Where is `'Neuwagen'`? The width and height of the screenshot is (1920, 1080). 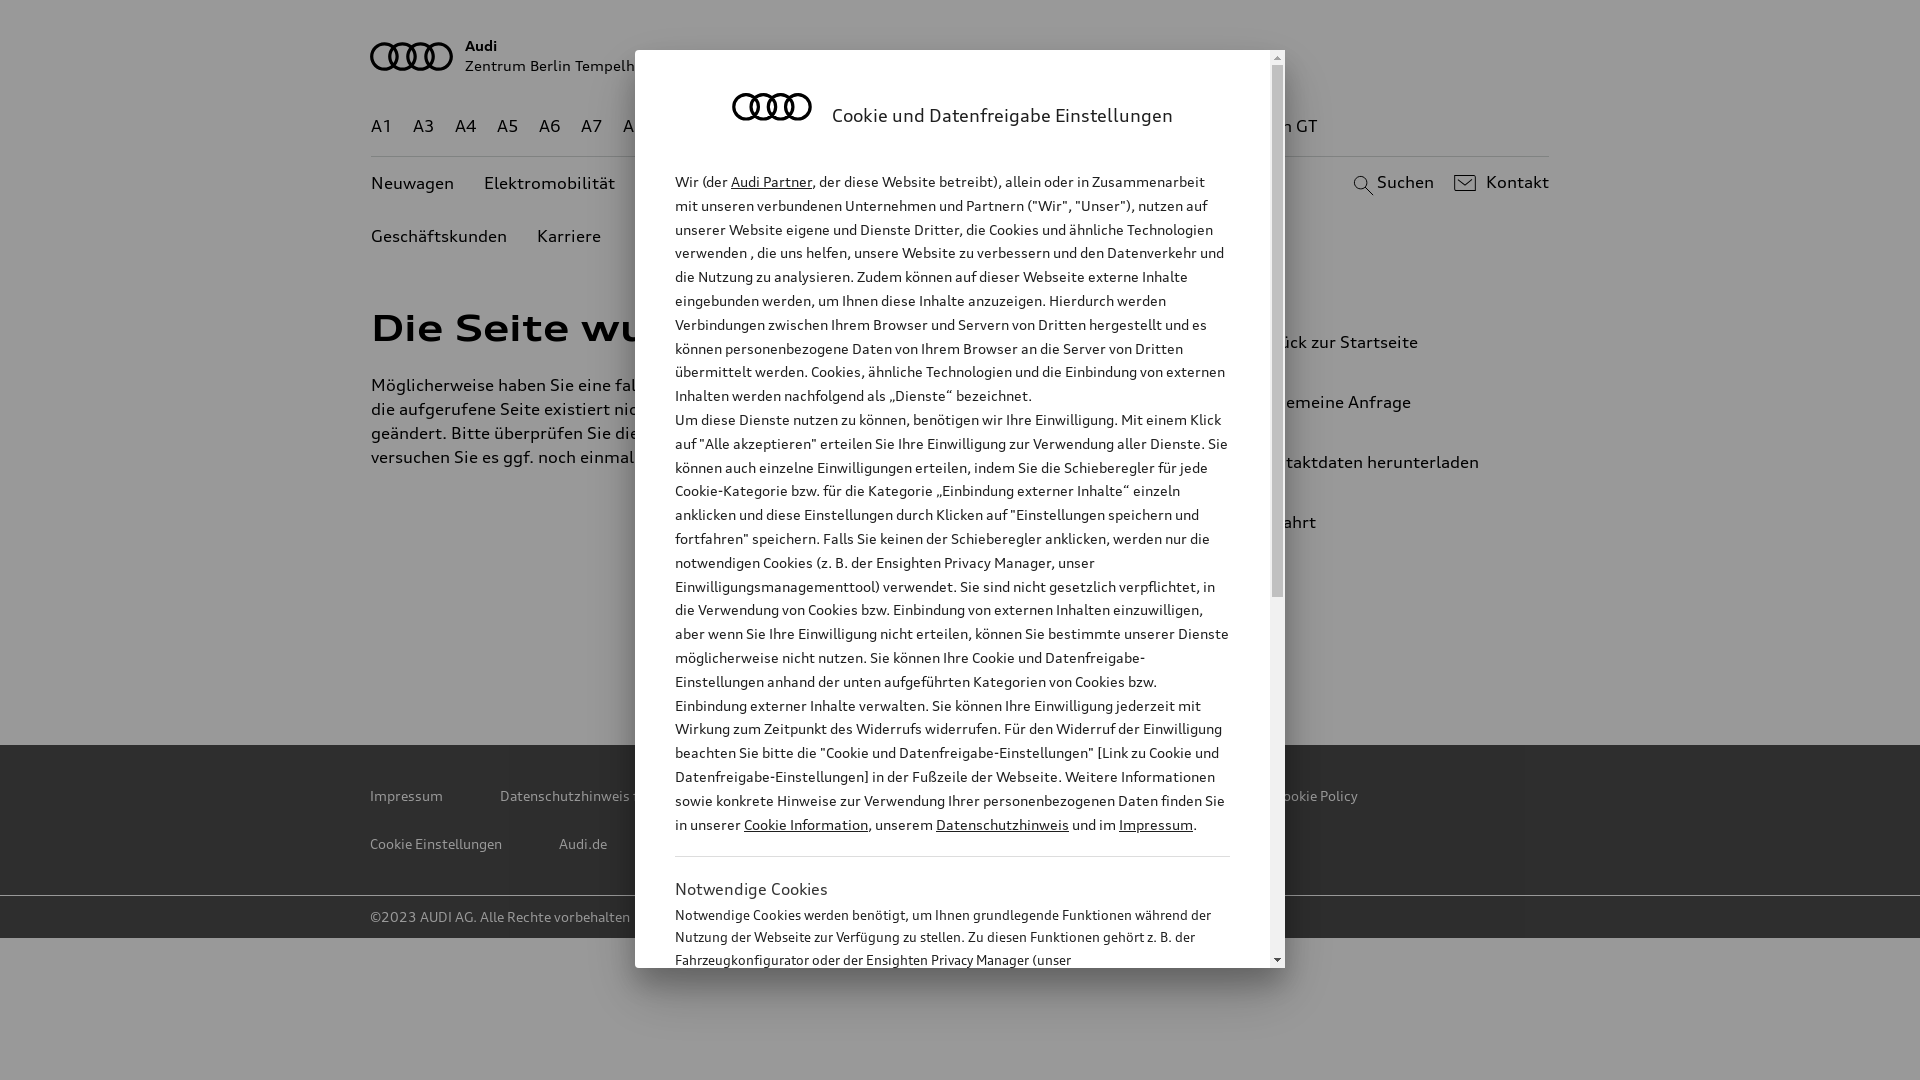 'Neuwagen' is located at coordinates (411, 183).